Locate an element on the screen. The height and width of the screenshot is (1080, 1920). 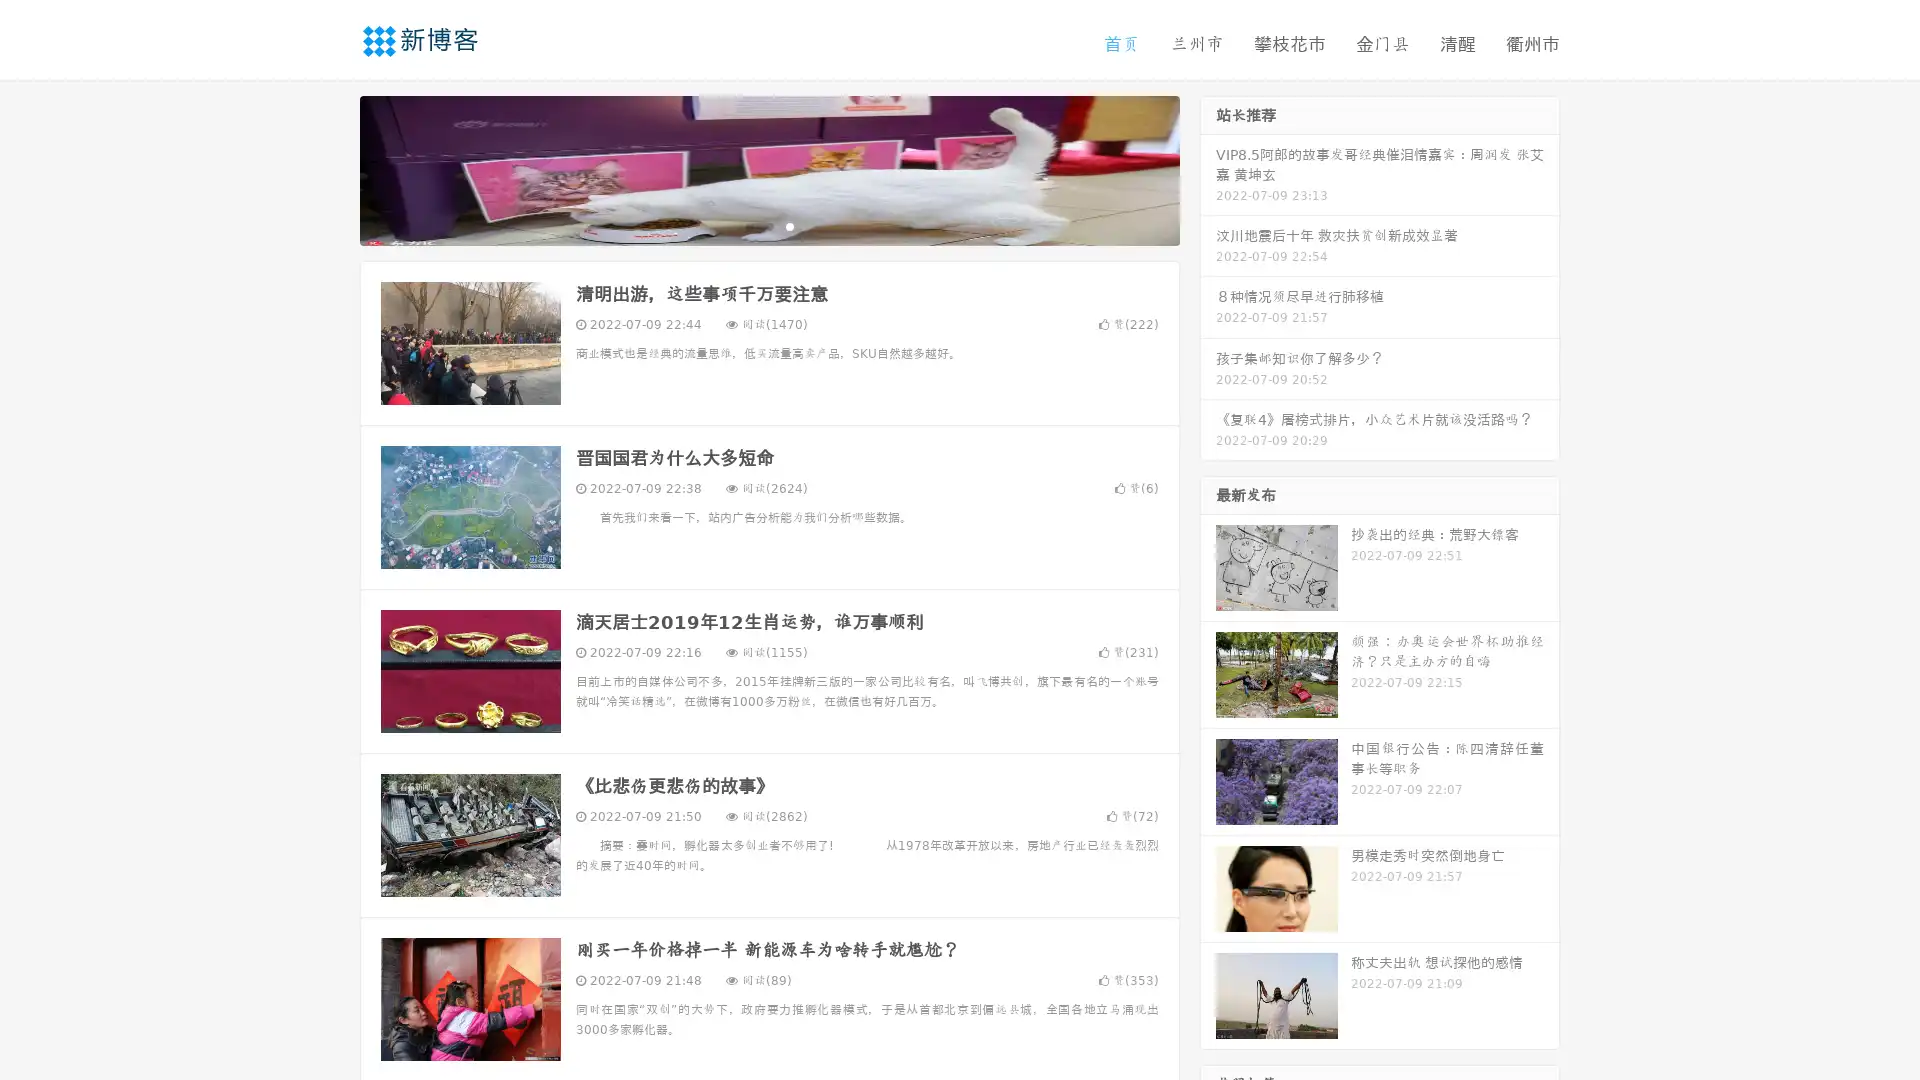
Go to slide 2 is located at coordinates (768, 225).